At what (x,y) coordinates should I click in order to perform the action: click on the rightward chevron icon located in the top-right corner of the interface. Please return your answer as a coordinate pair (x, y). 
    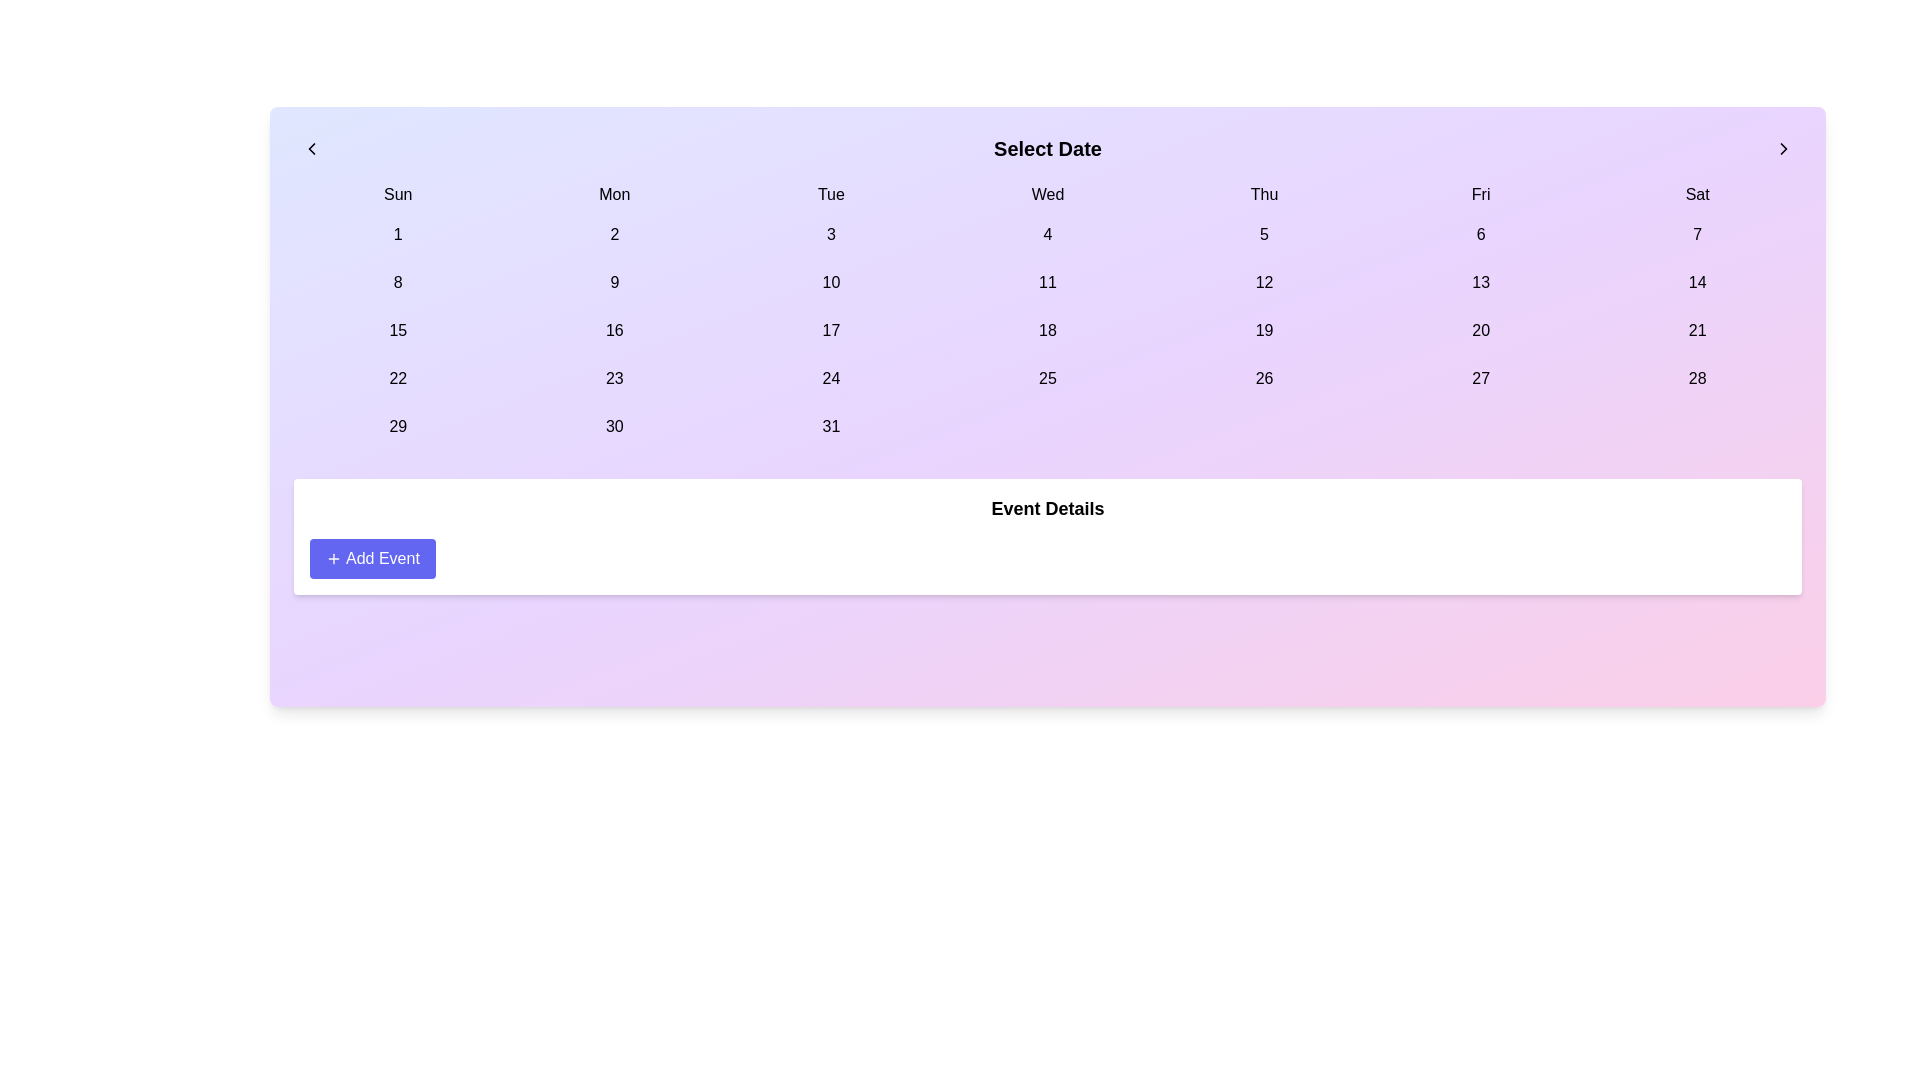
    Looking at the image, I should click on (1784, 148).